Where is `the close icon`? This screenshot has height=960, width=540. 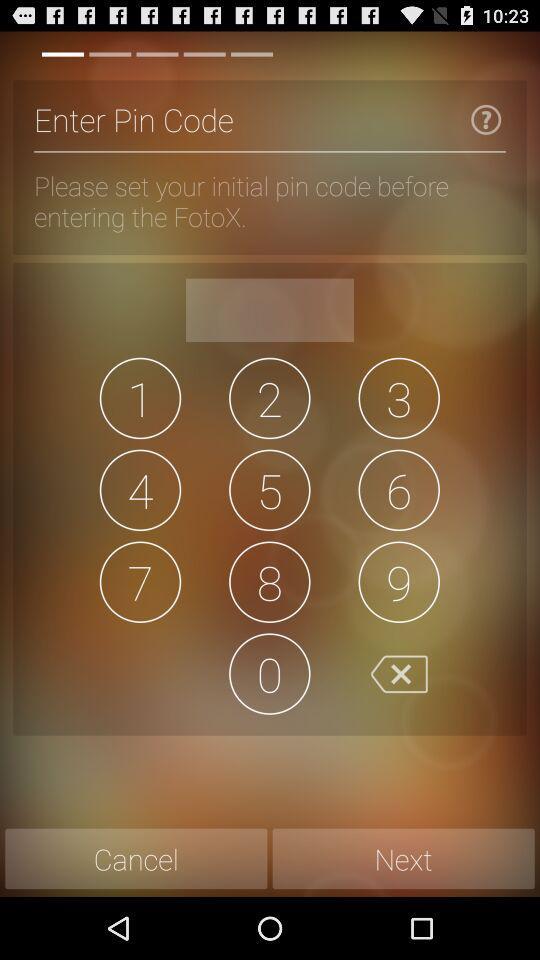 the close icon is located at coordinates (399, 720).